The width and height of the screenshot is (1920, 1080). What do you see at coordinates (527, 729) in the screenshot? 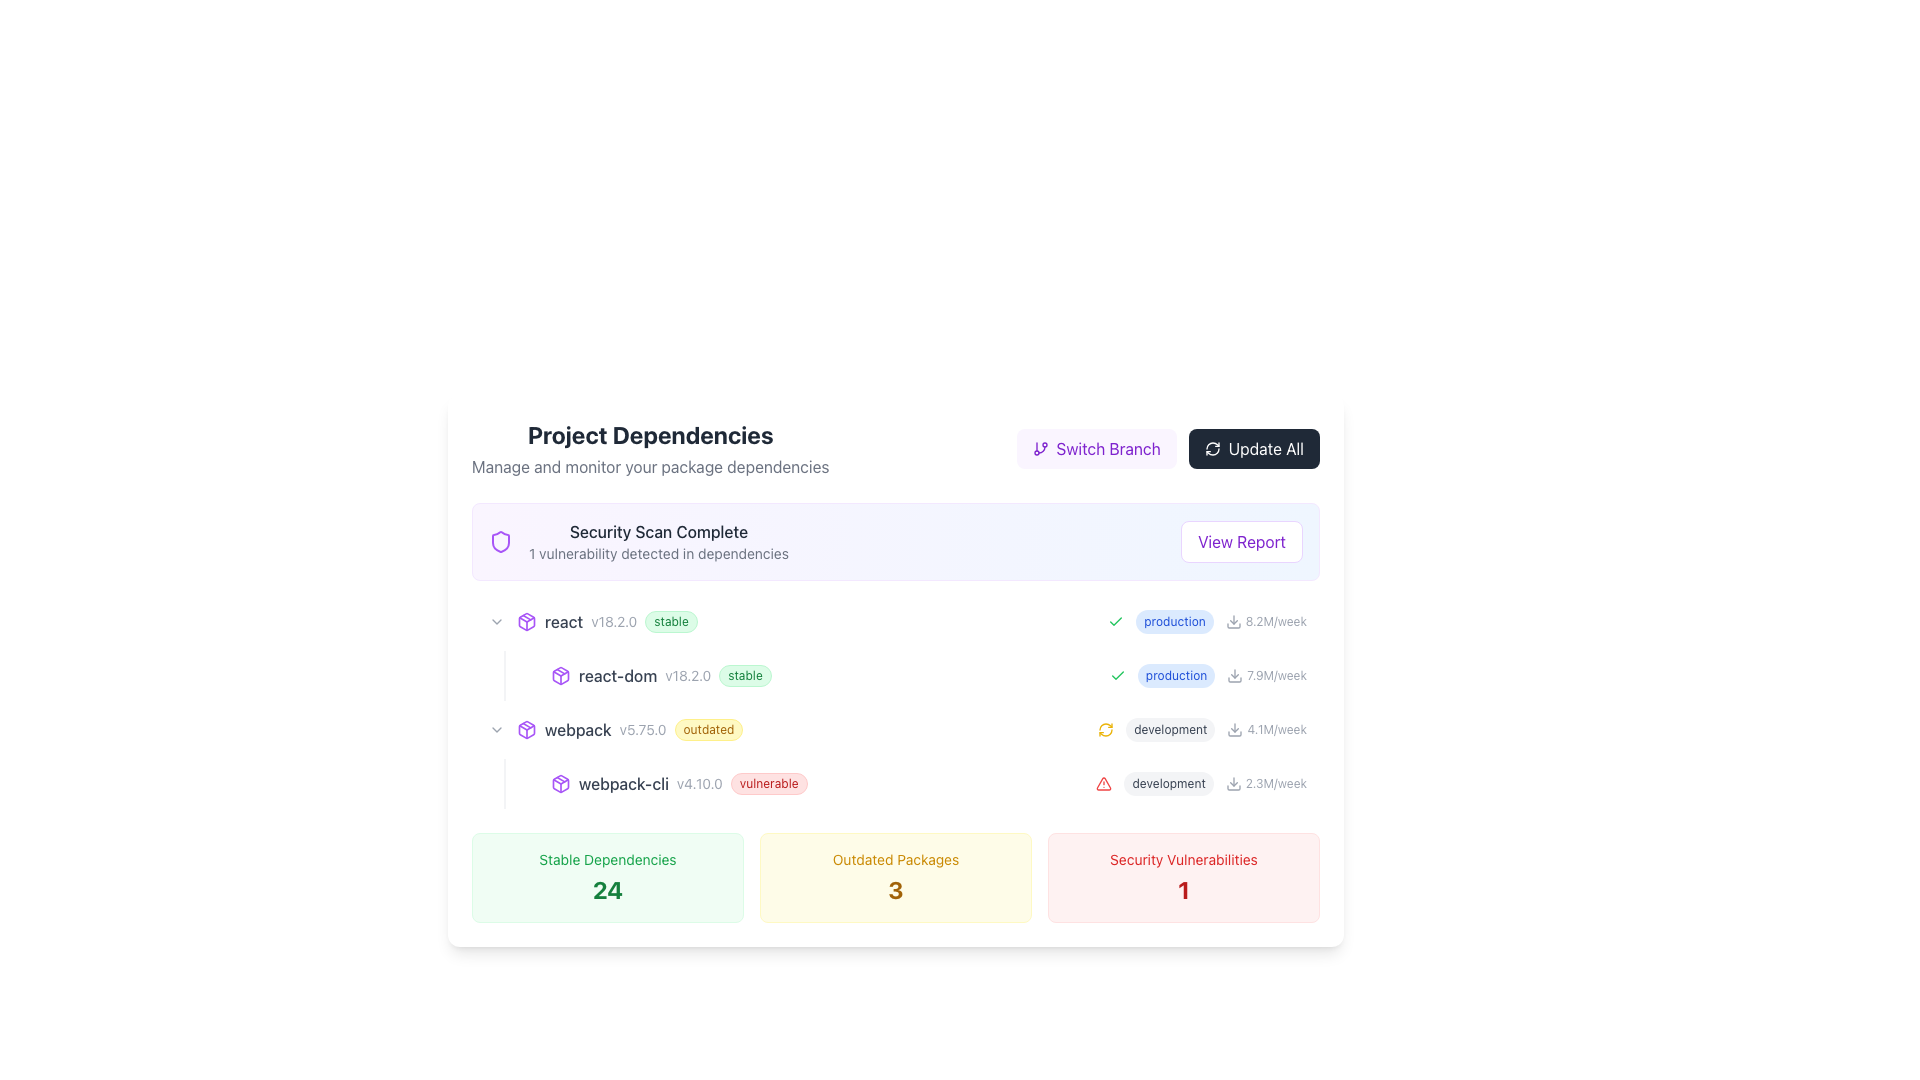
I see `the icon resembling a package box with a purple outline located to the left of the 'webpack v5.75.0 outdated' list item` at bounding box center [527, 729].